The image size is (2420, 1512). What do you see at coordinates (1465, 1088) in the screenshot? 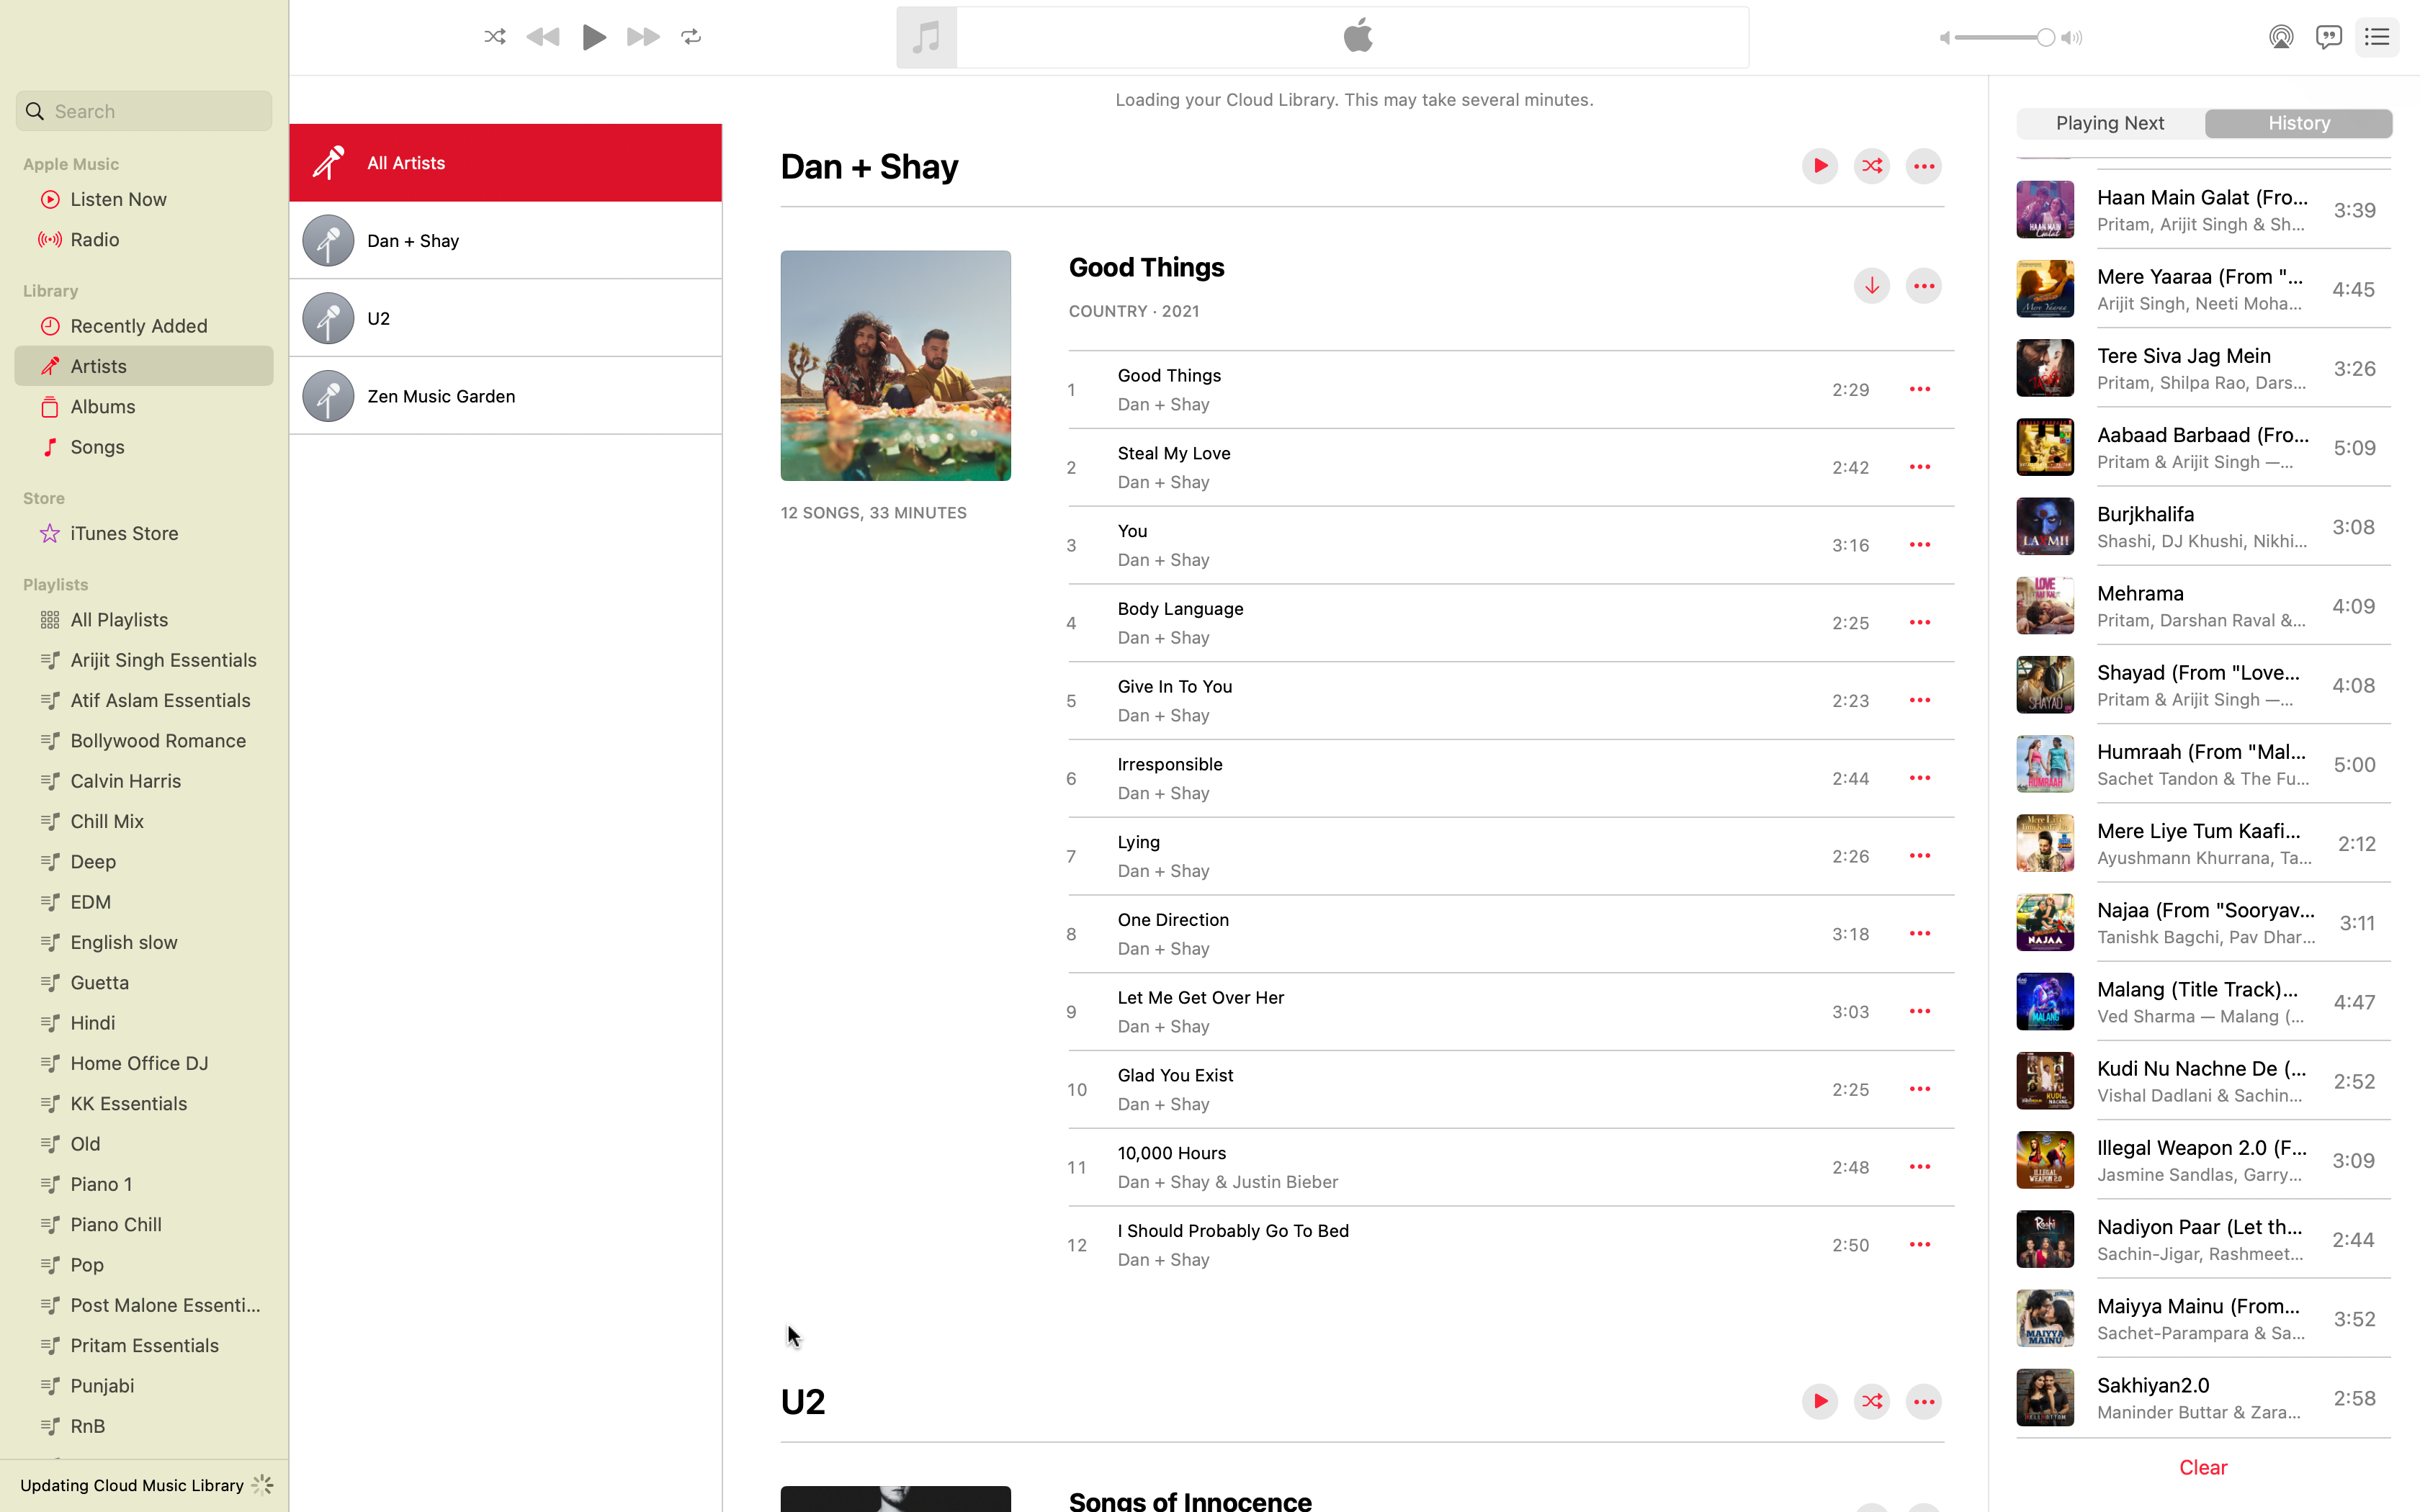
I see `the song "Glad You Exist" to download` at bounding box center [1465, 1088].